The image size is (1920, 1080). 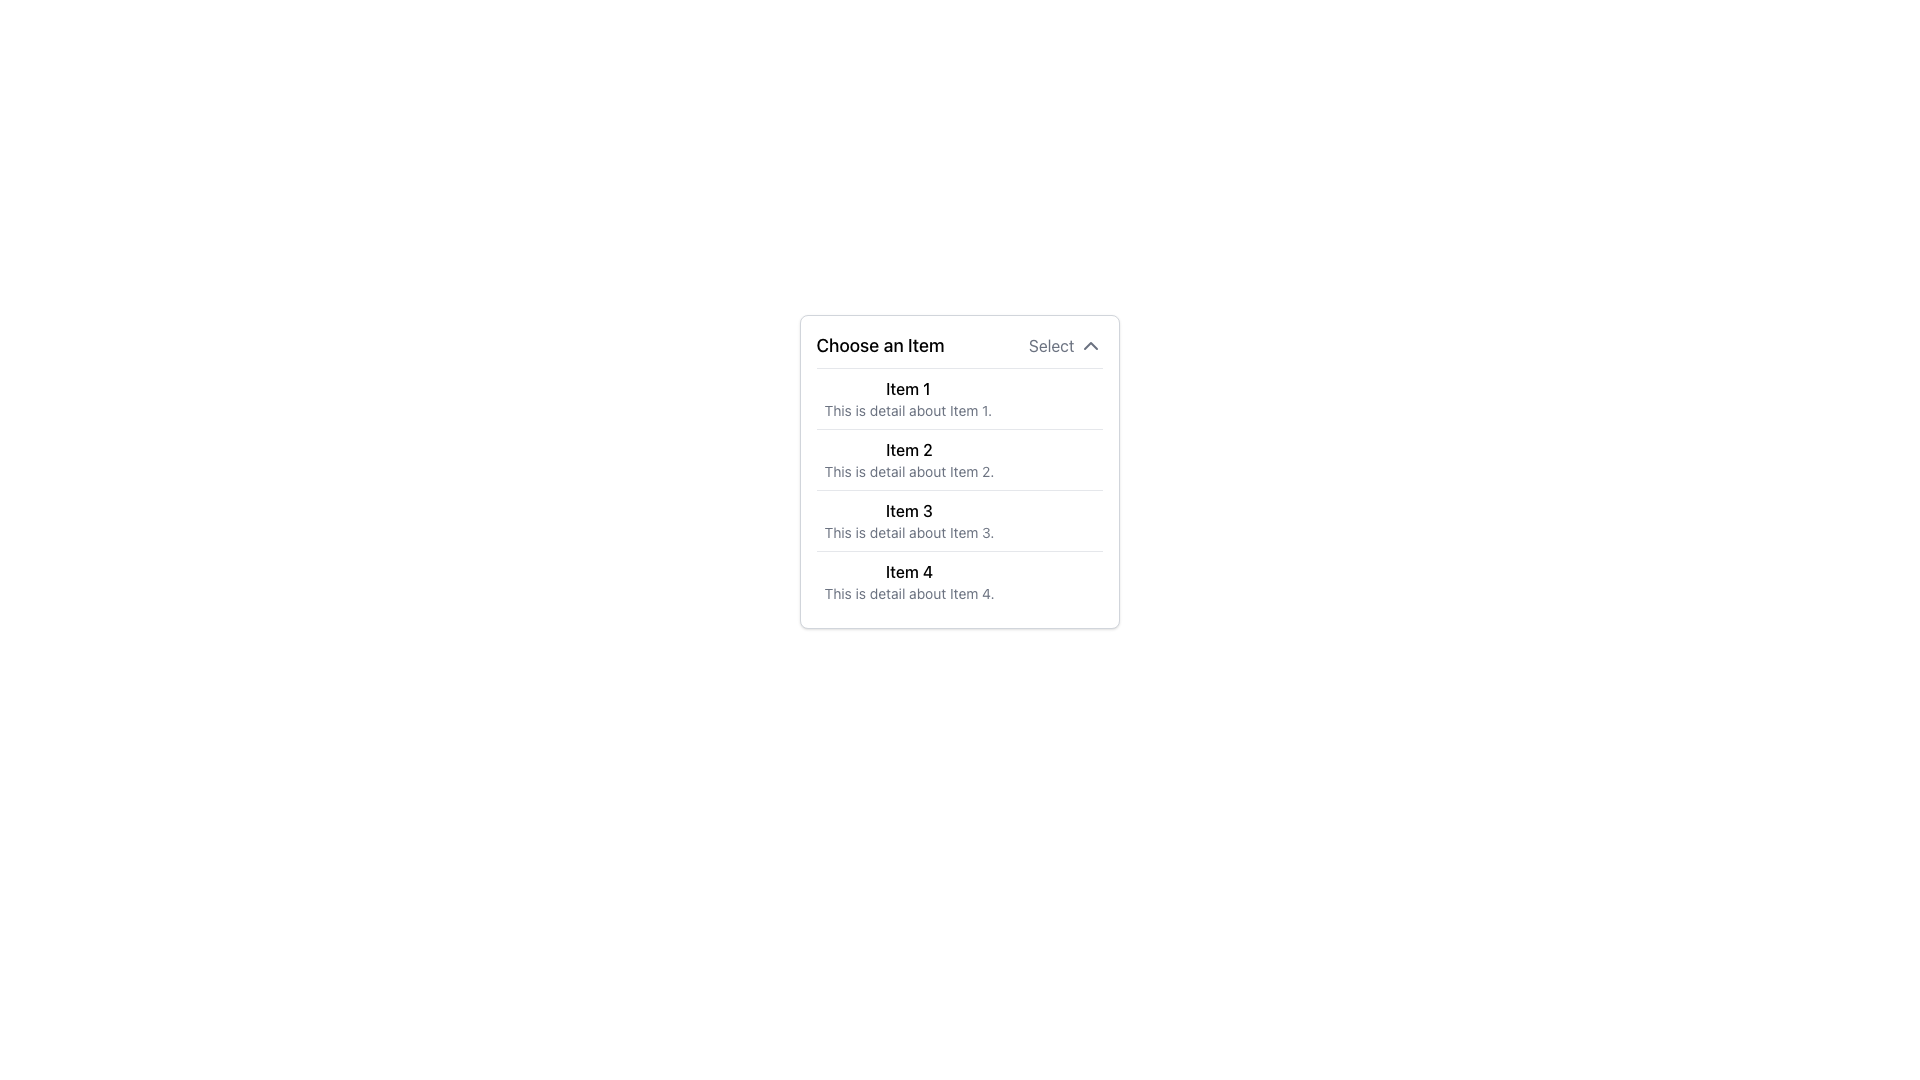 What do you see at coordinates (907, 398) in the screenshot?
I see `the first list item titled 'Item 1' in the dropdown menu under 'Choose an Item'` at bounding box center [907, 398].